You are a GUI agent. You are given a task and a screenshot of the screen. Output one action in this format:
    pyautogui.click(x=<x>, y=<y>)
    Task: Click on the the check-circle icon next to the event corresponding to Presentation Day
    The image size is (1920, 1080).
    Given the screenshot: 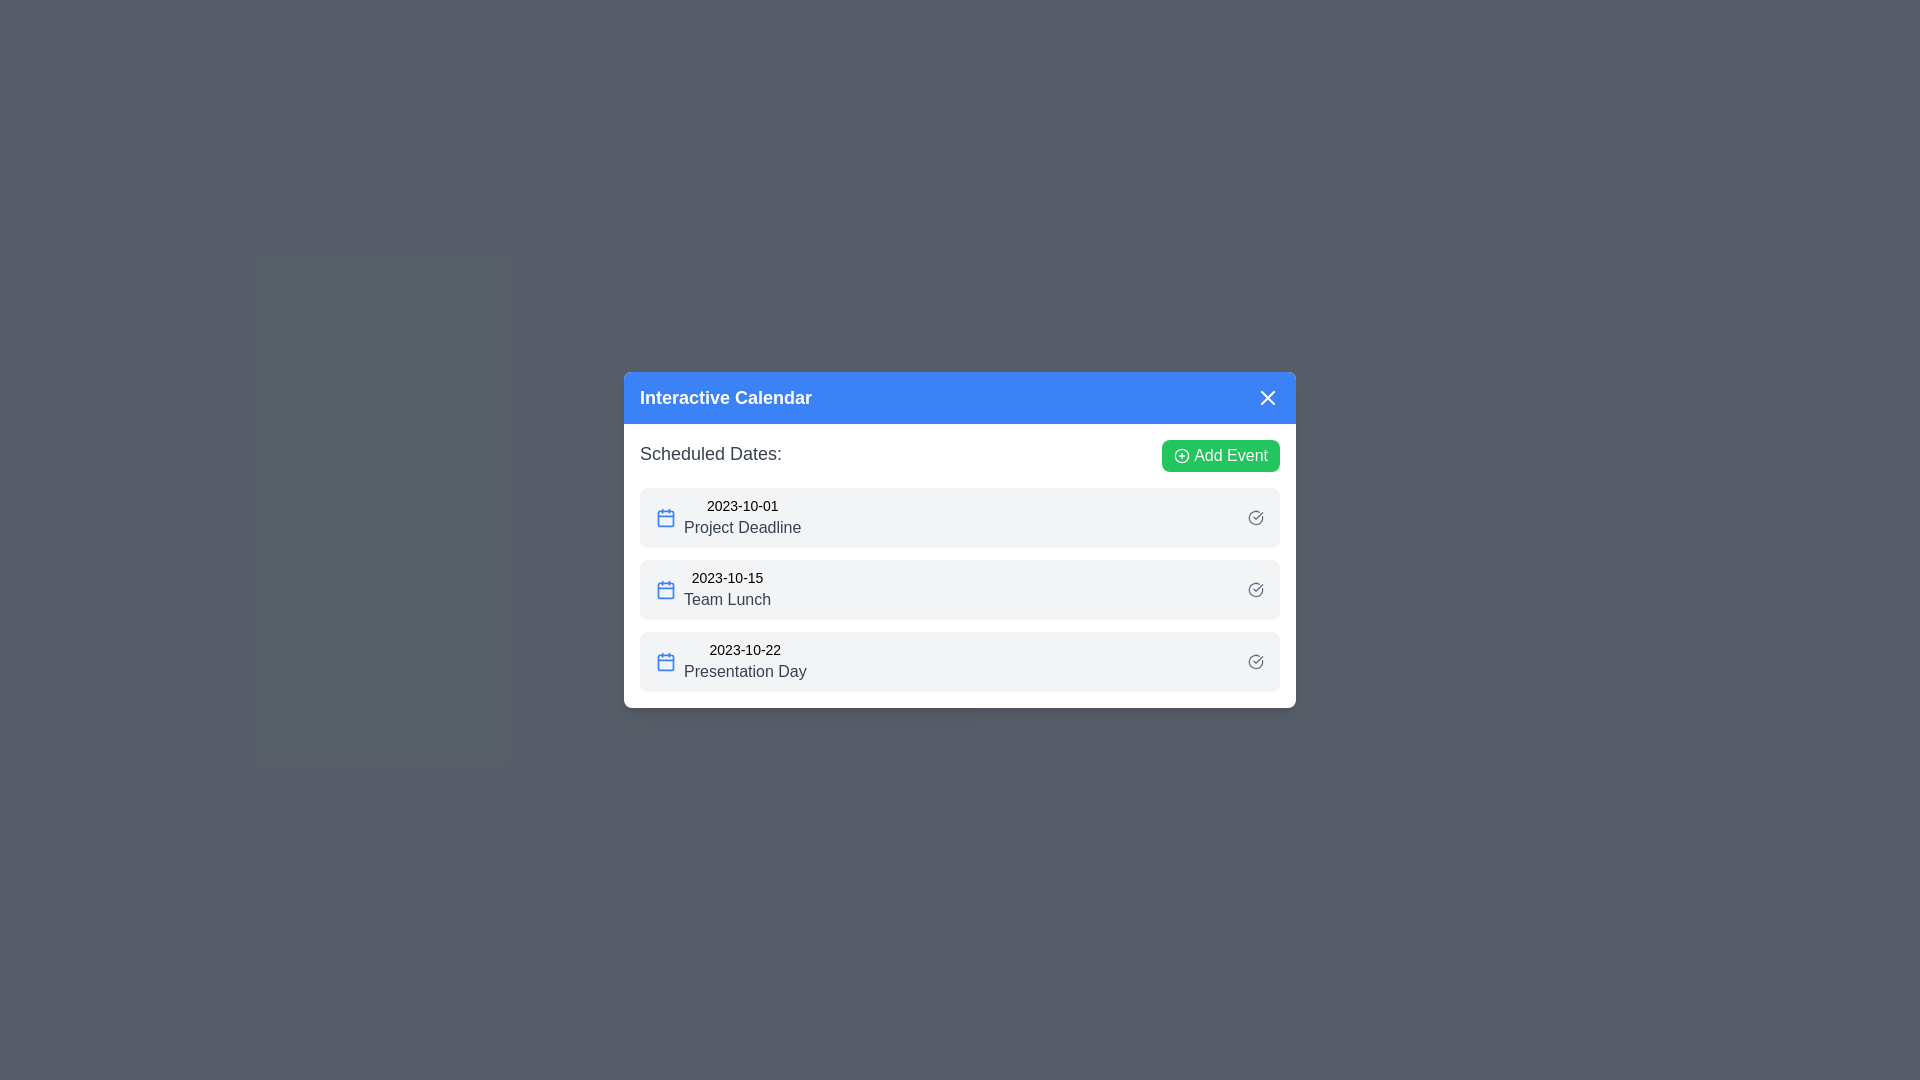 What is the action you would take?
    pyautogui.click(x=1255, y=662)
    